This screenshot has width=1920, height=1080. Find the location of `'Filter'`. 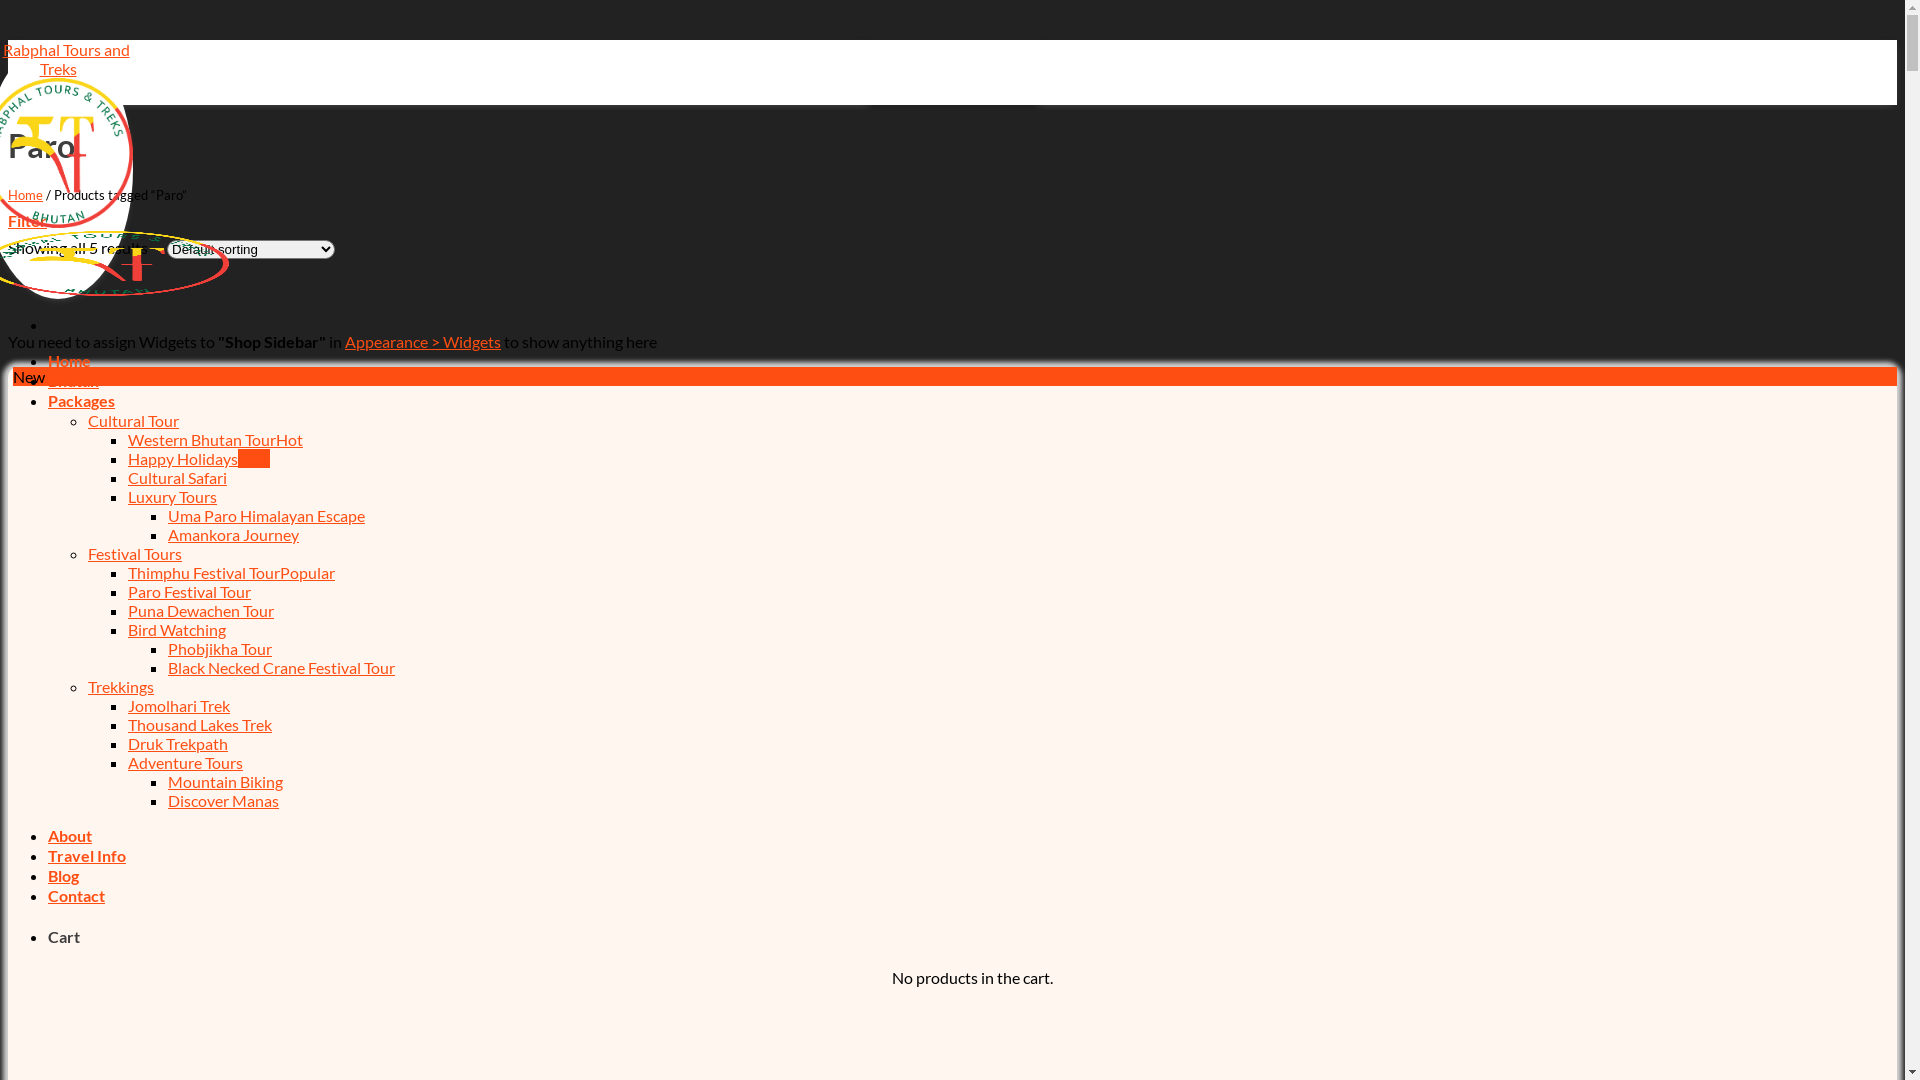

'Filter' is located at coordinates (27, 220).